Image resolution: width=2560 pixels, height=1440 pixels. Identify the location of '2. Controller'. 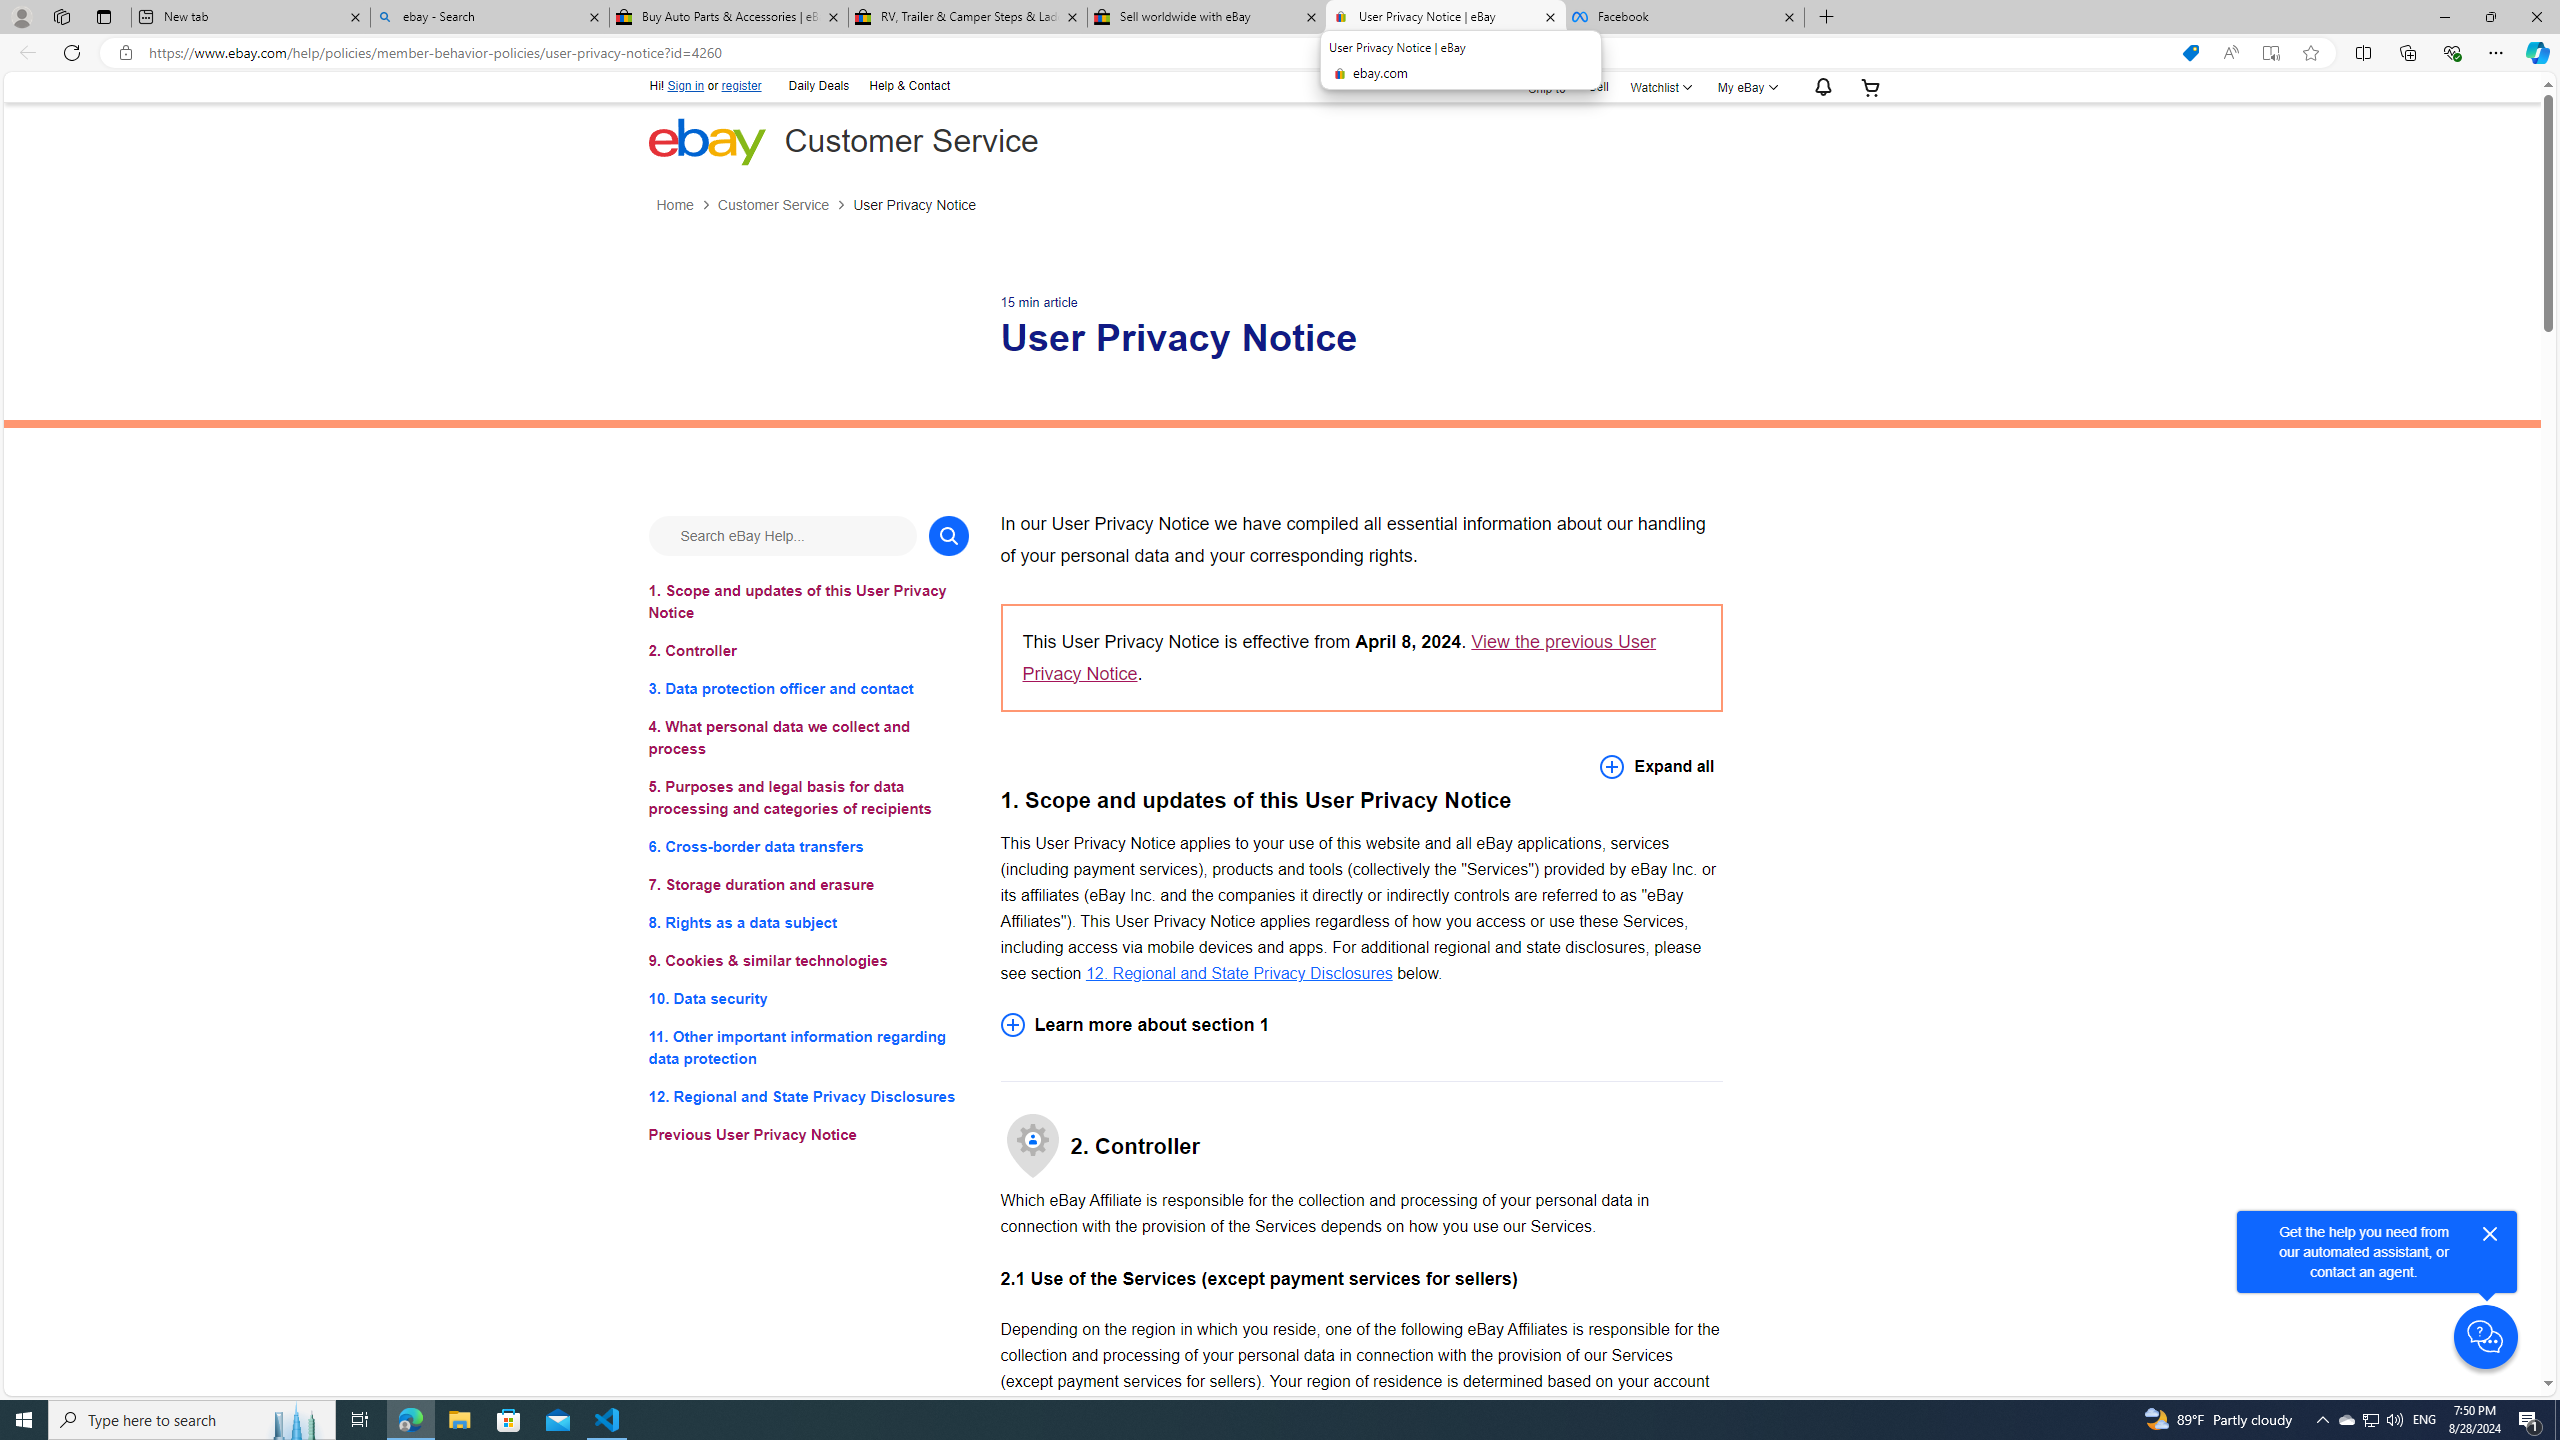
(807, 650).